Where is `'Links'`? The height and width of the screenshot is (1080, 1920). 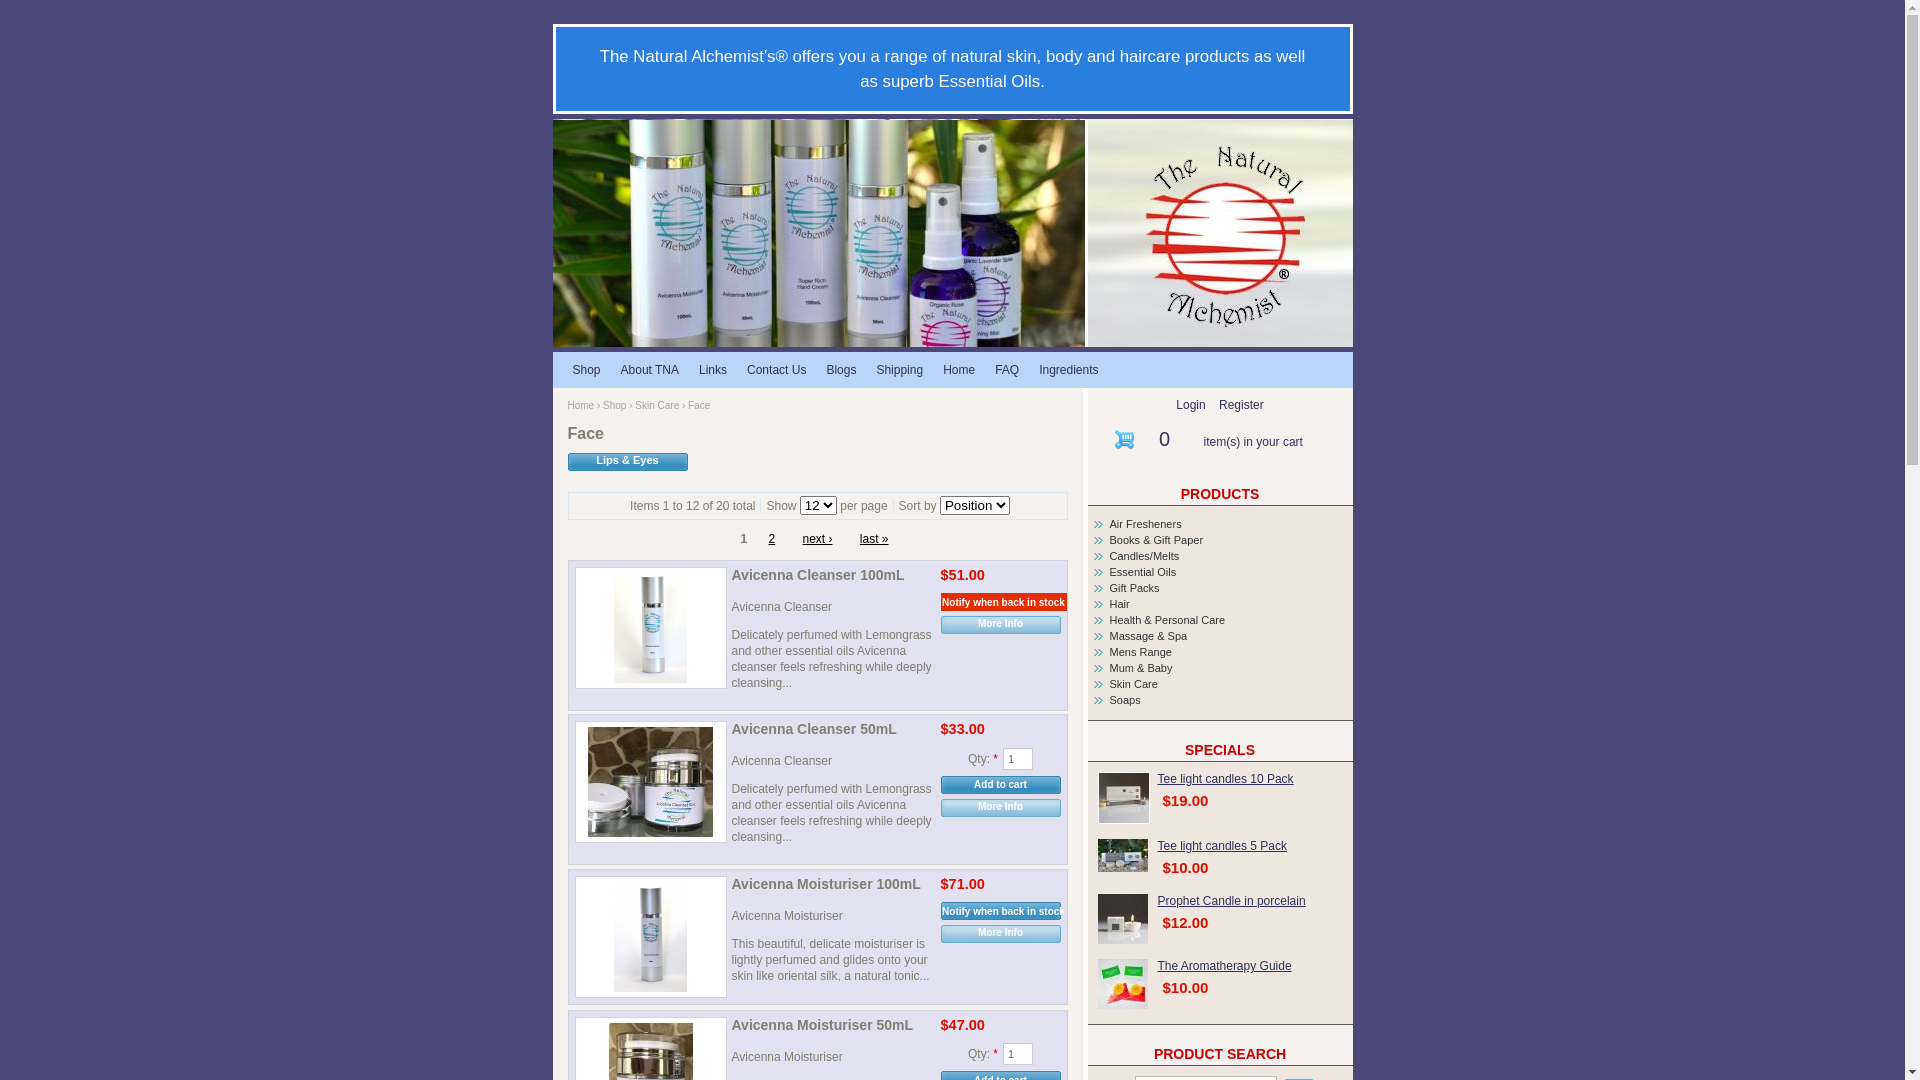 'Links' is located at coordinates (713, 369).